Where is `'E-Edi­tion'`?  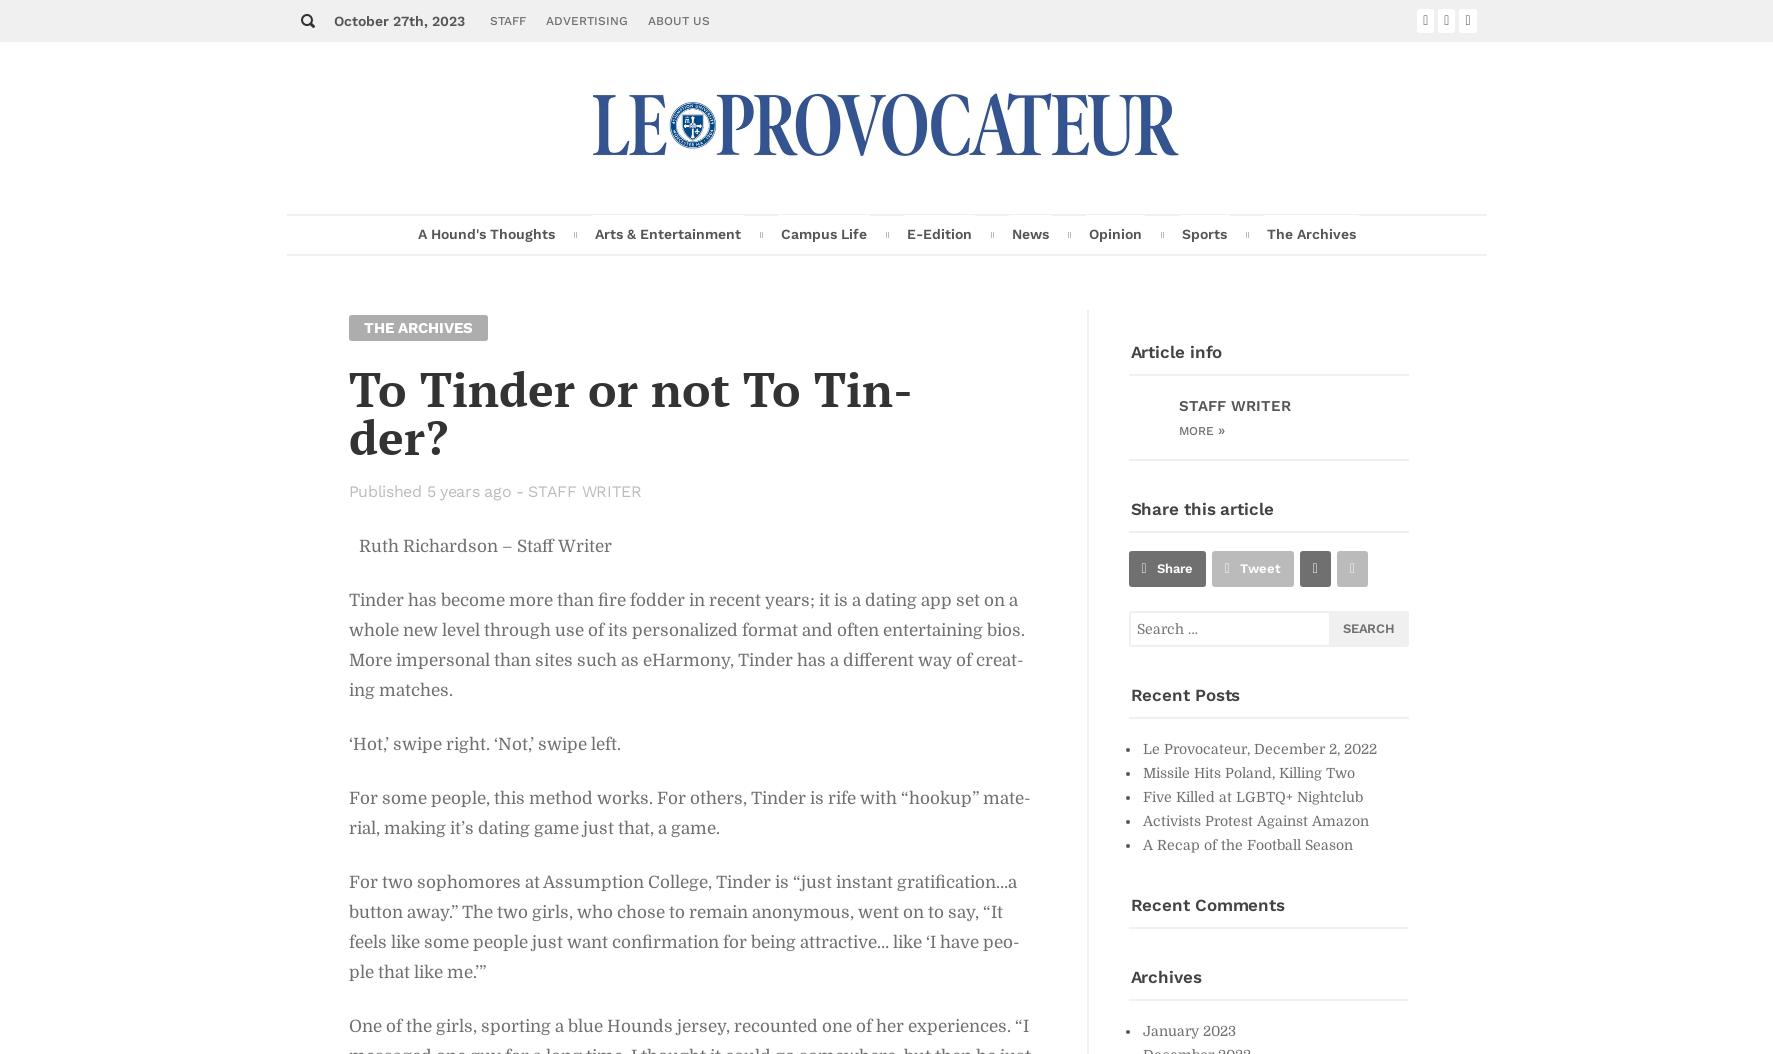 'E-Edi­tion' is located at coordinates (938, 233).